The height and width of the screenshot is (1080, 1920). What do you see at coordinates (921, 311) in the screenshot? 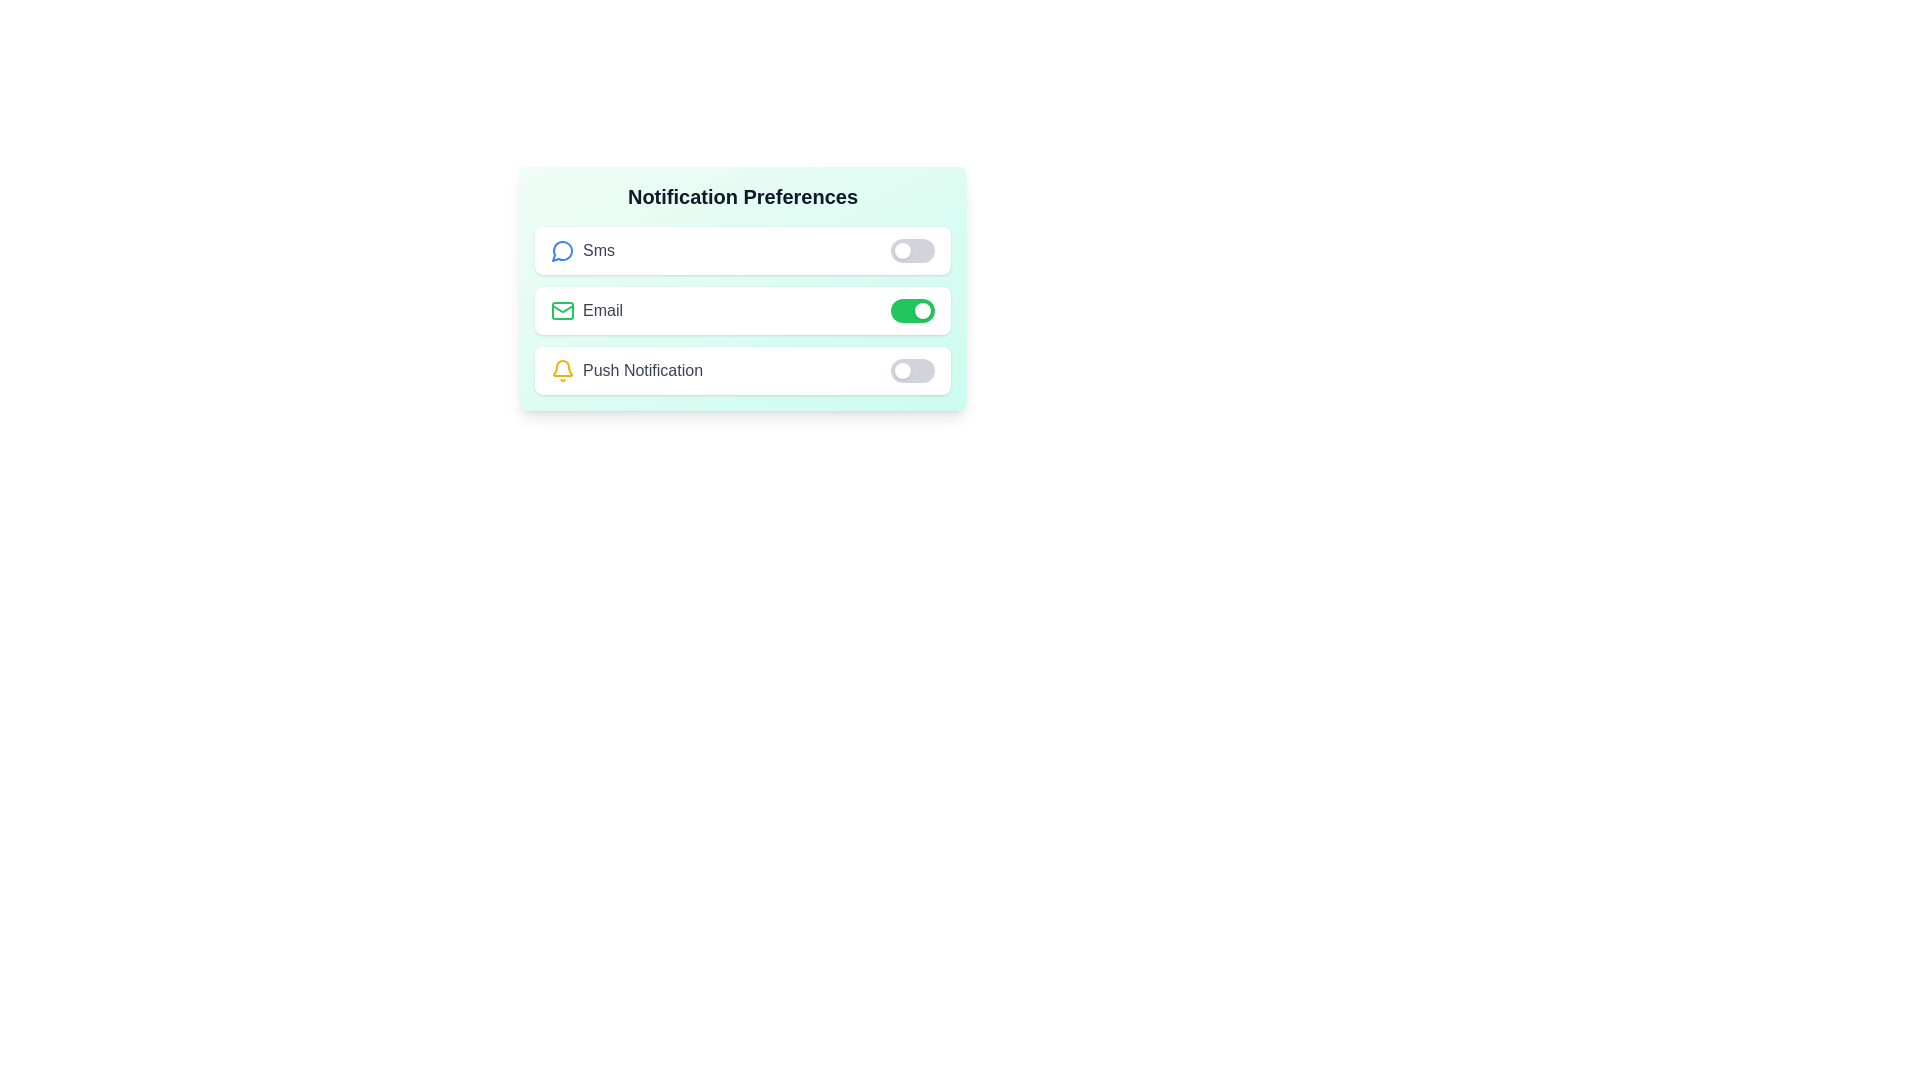
I see `the toggle knob located` at bounding box center [921, 311].